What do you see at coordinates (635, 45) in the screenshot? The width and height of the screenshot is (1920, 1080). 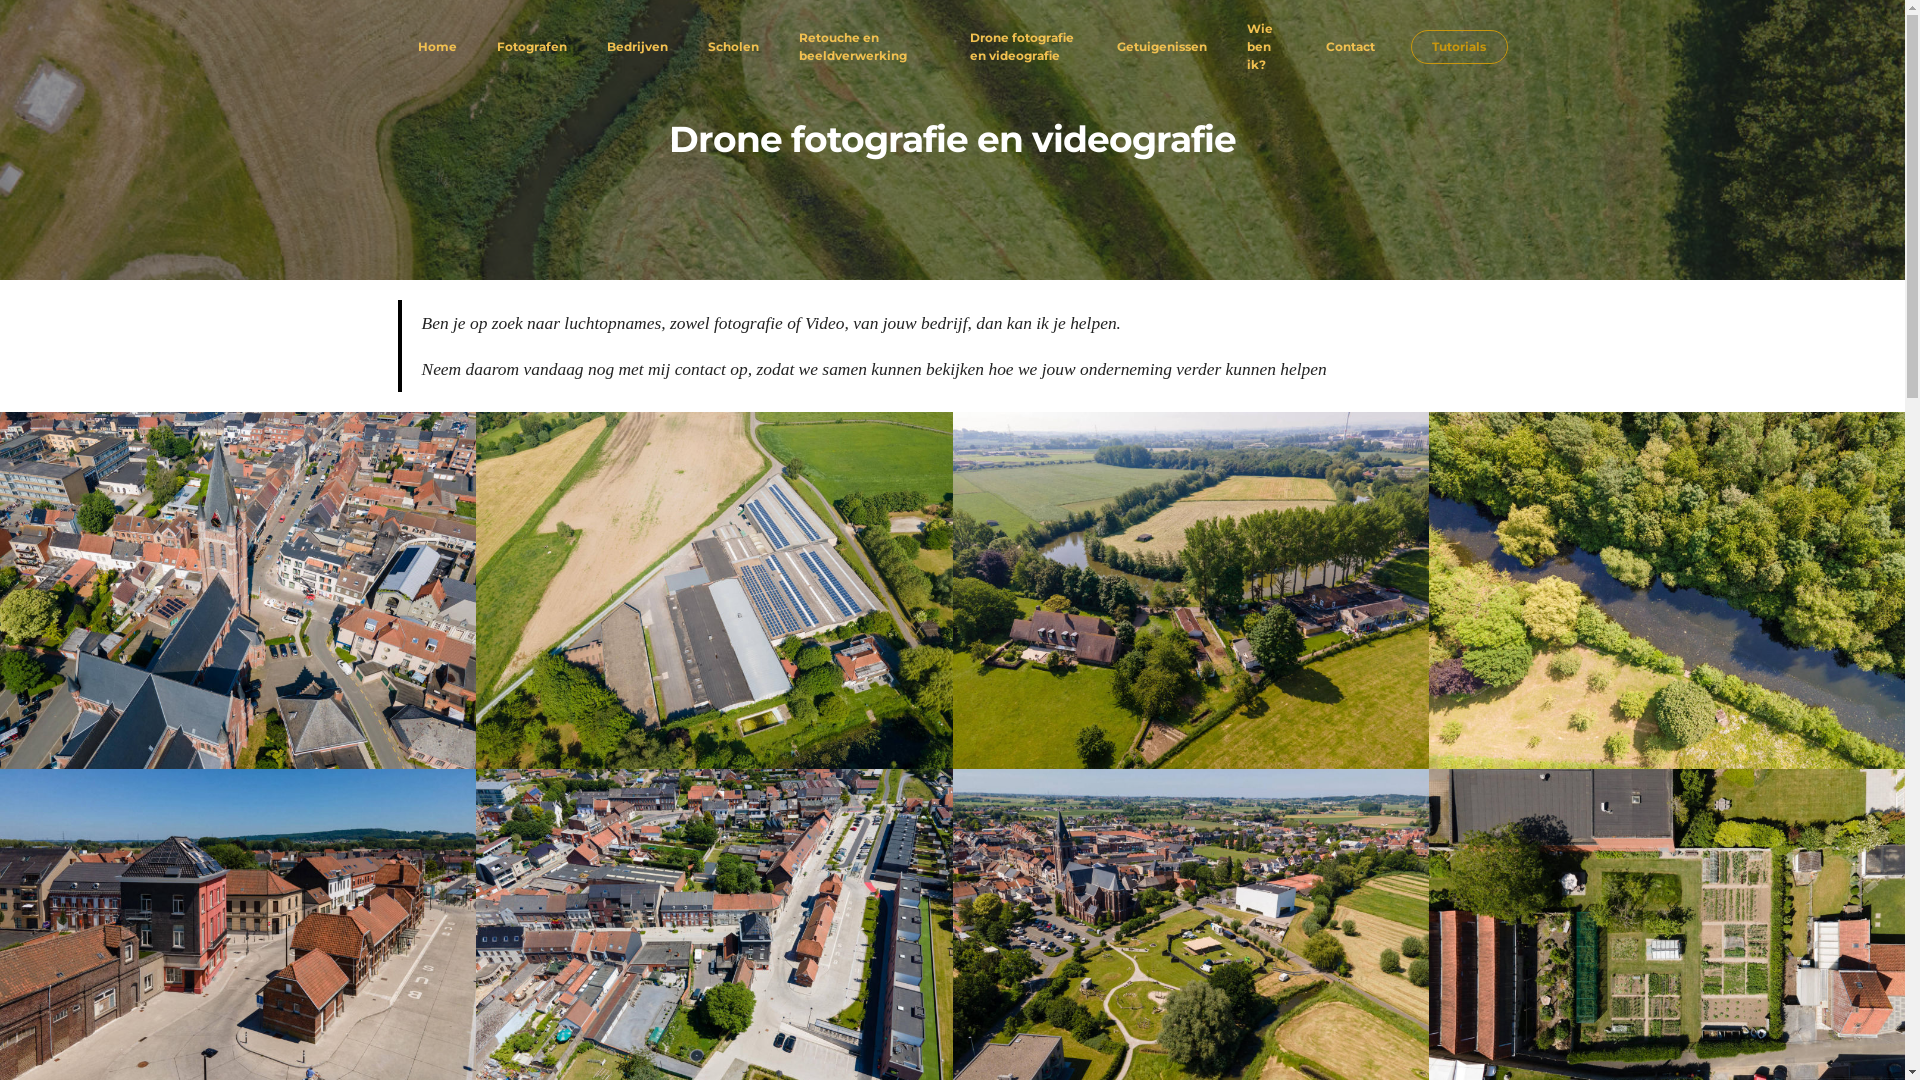 I see `'Bedrijven'` at bounding box center [635, 45].